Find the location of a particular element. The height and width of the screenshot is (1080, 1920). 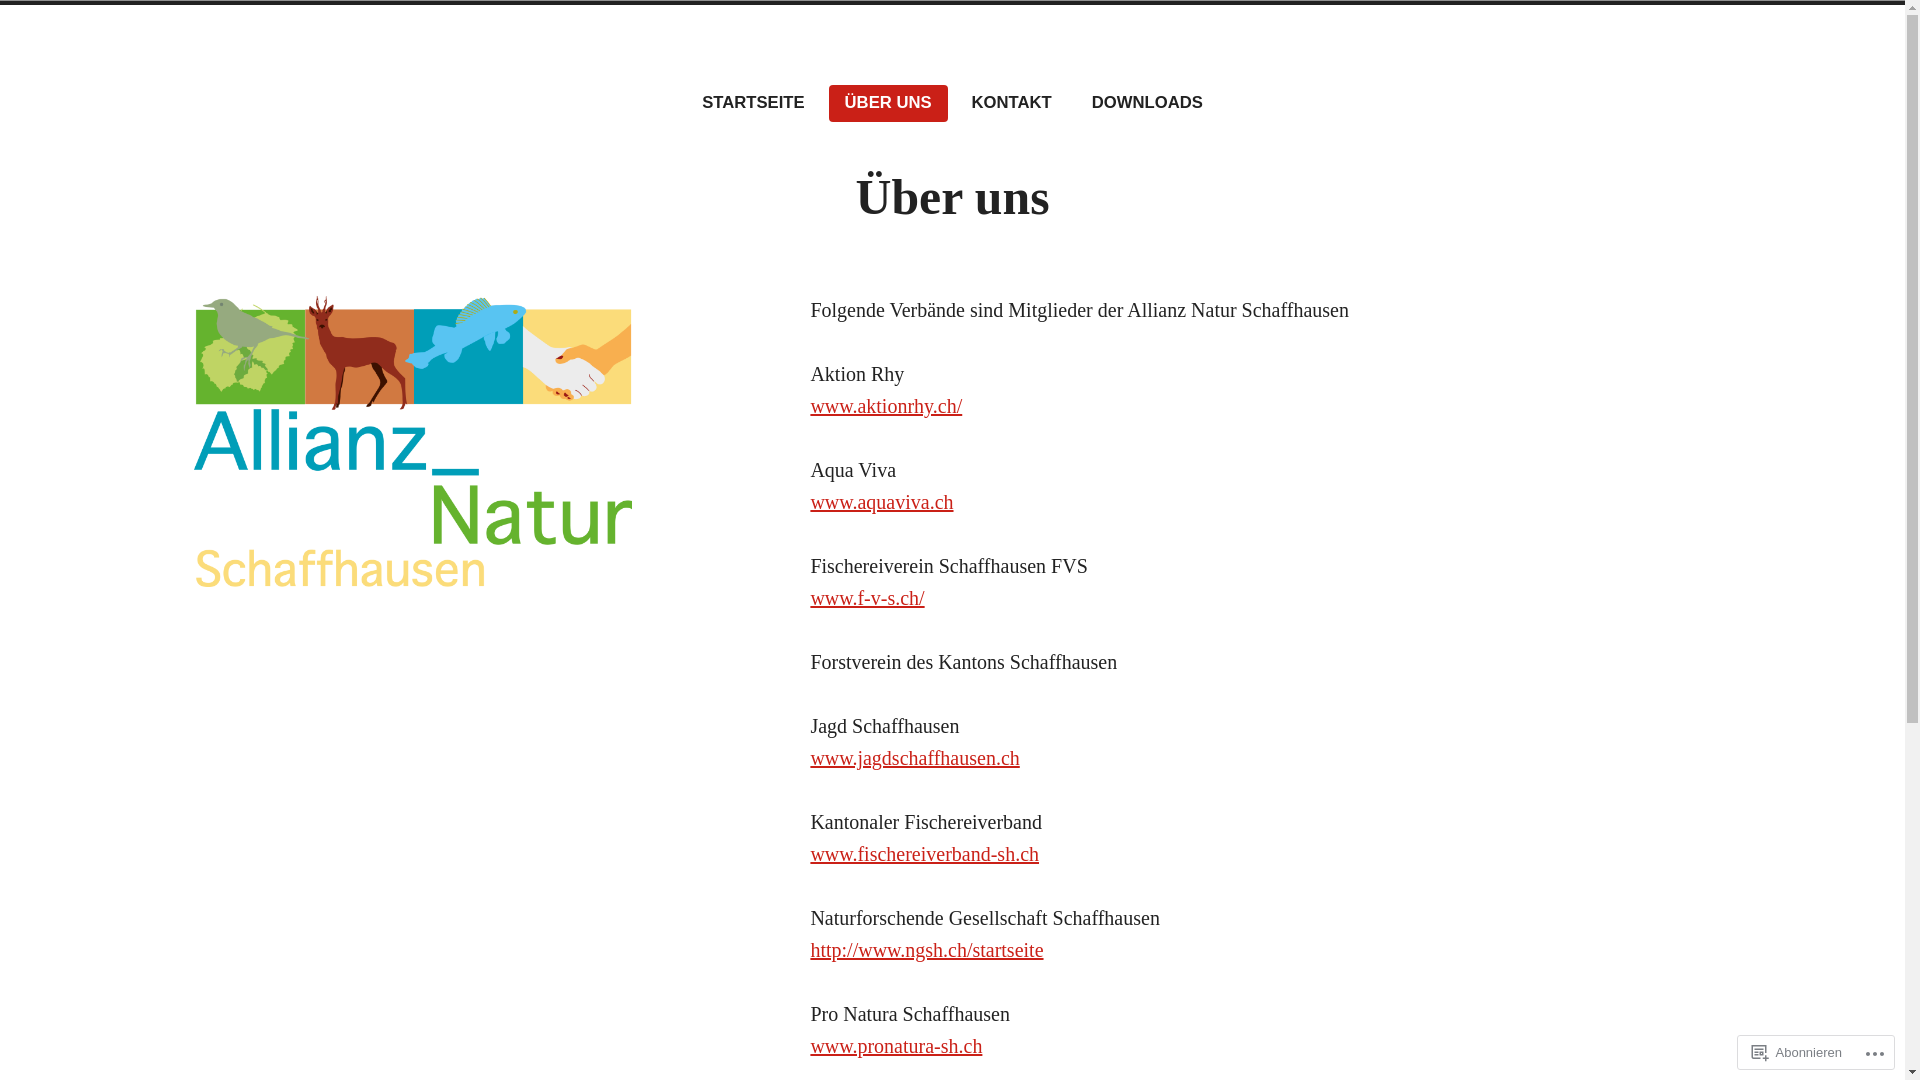

'Abonnieren' is located at coordinates (1797, 1051).